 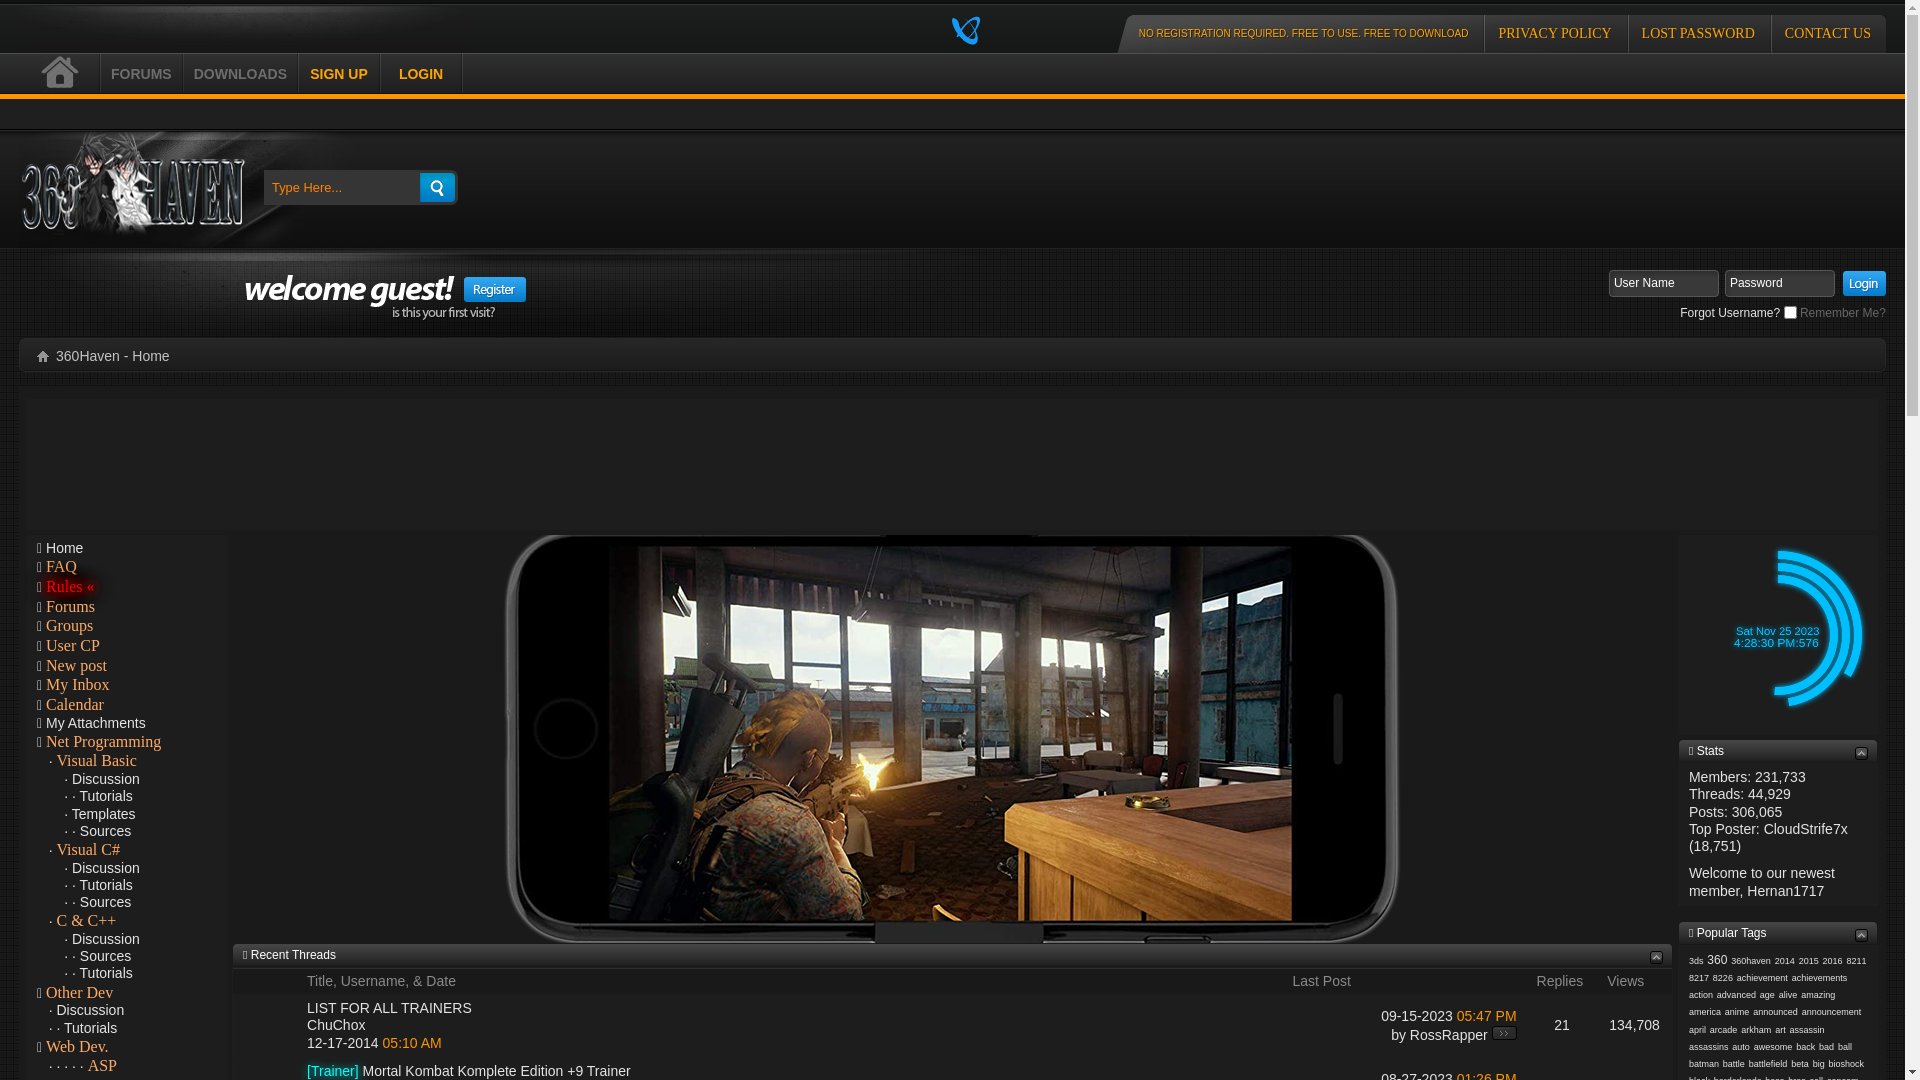 I want to click on 'Home', so click(x=46, y=547).